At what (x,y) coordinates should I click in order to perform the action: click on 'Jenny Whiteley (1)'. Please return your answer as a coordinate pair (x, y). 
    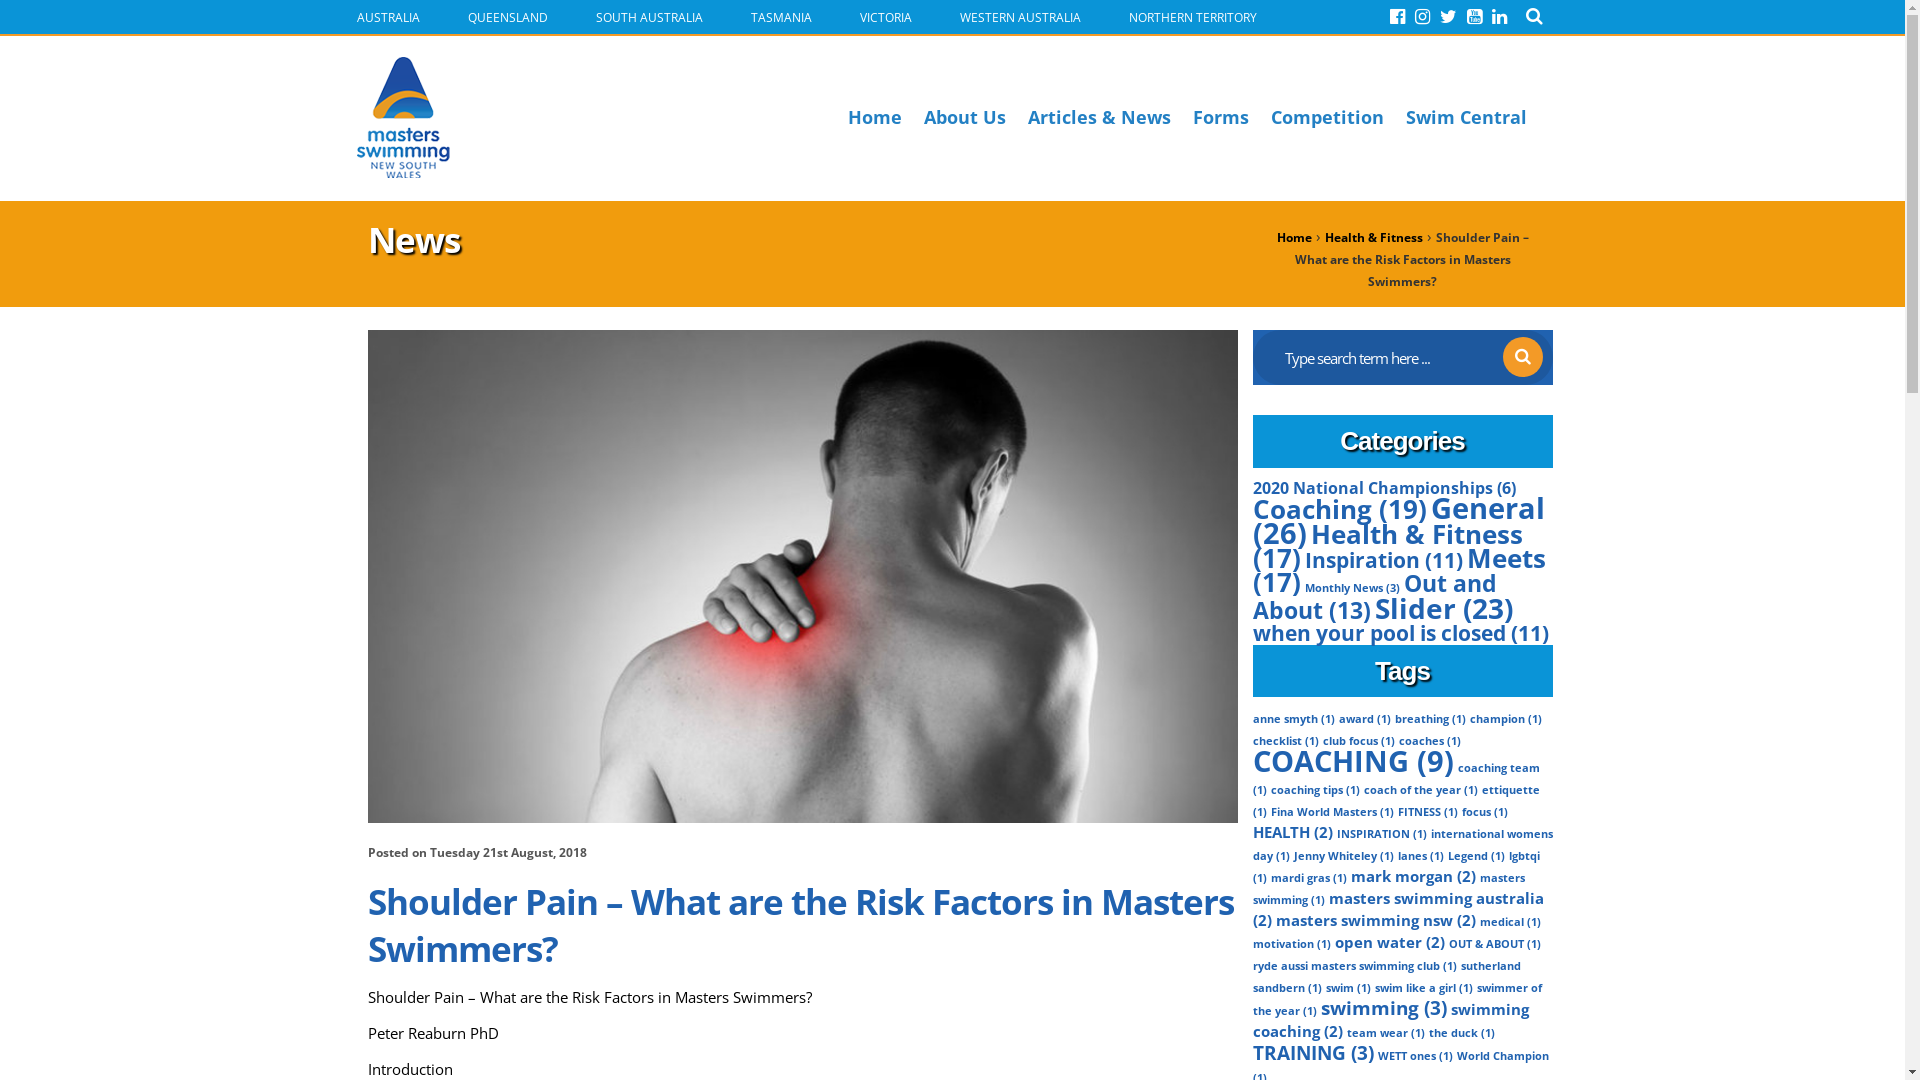
    Looking at the image, I should click on (1344, 855).